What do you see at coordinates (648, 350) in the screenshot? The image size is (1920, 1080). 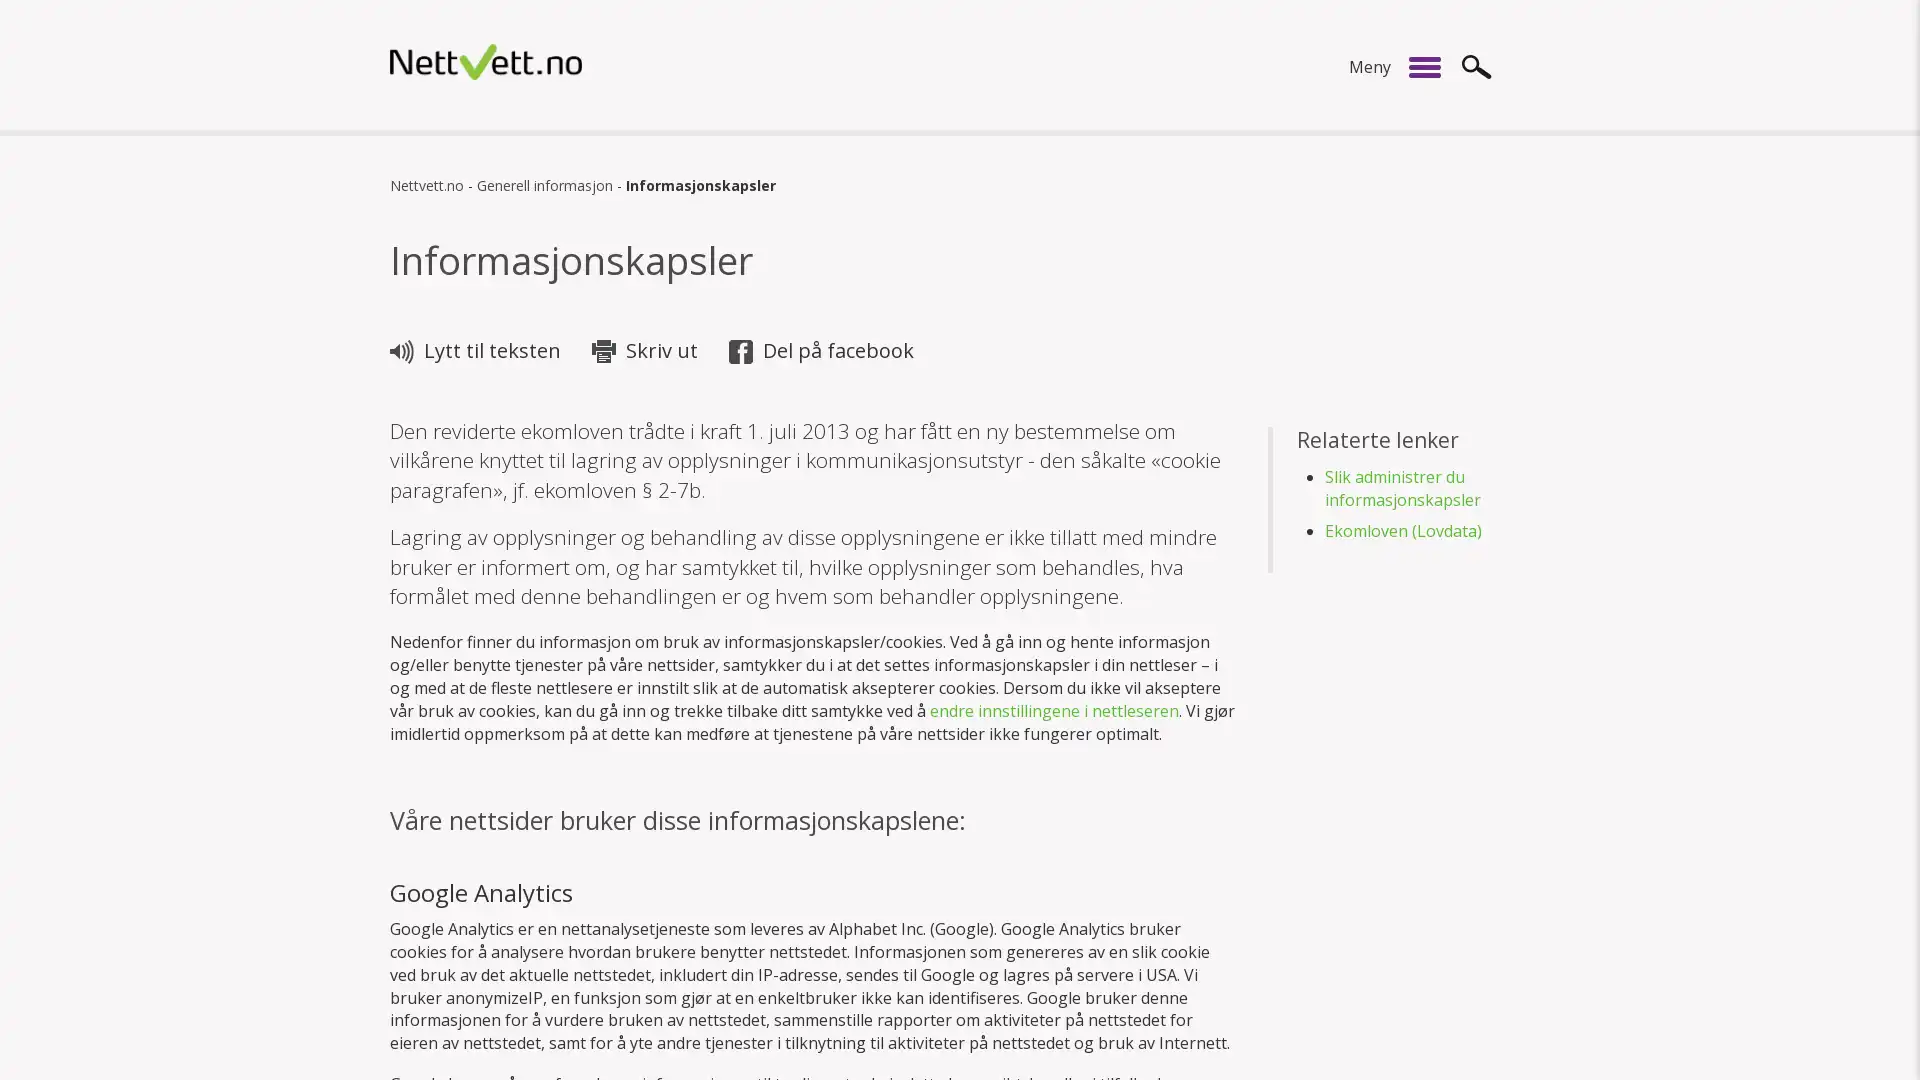 I see `Skriv ut` at bounding box center [648, 350].